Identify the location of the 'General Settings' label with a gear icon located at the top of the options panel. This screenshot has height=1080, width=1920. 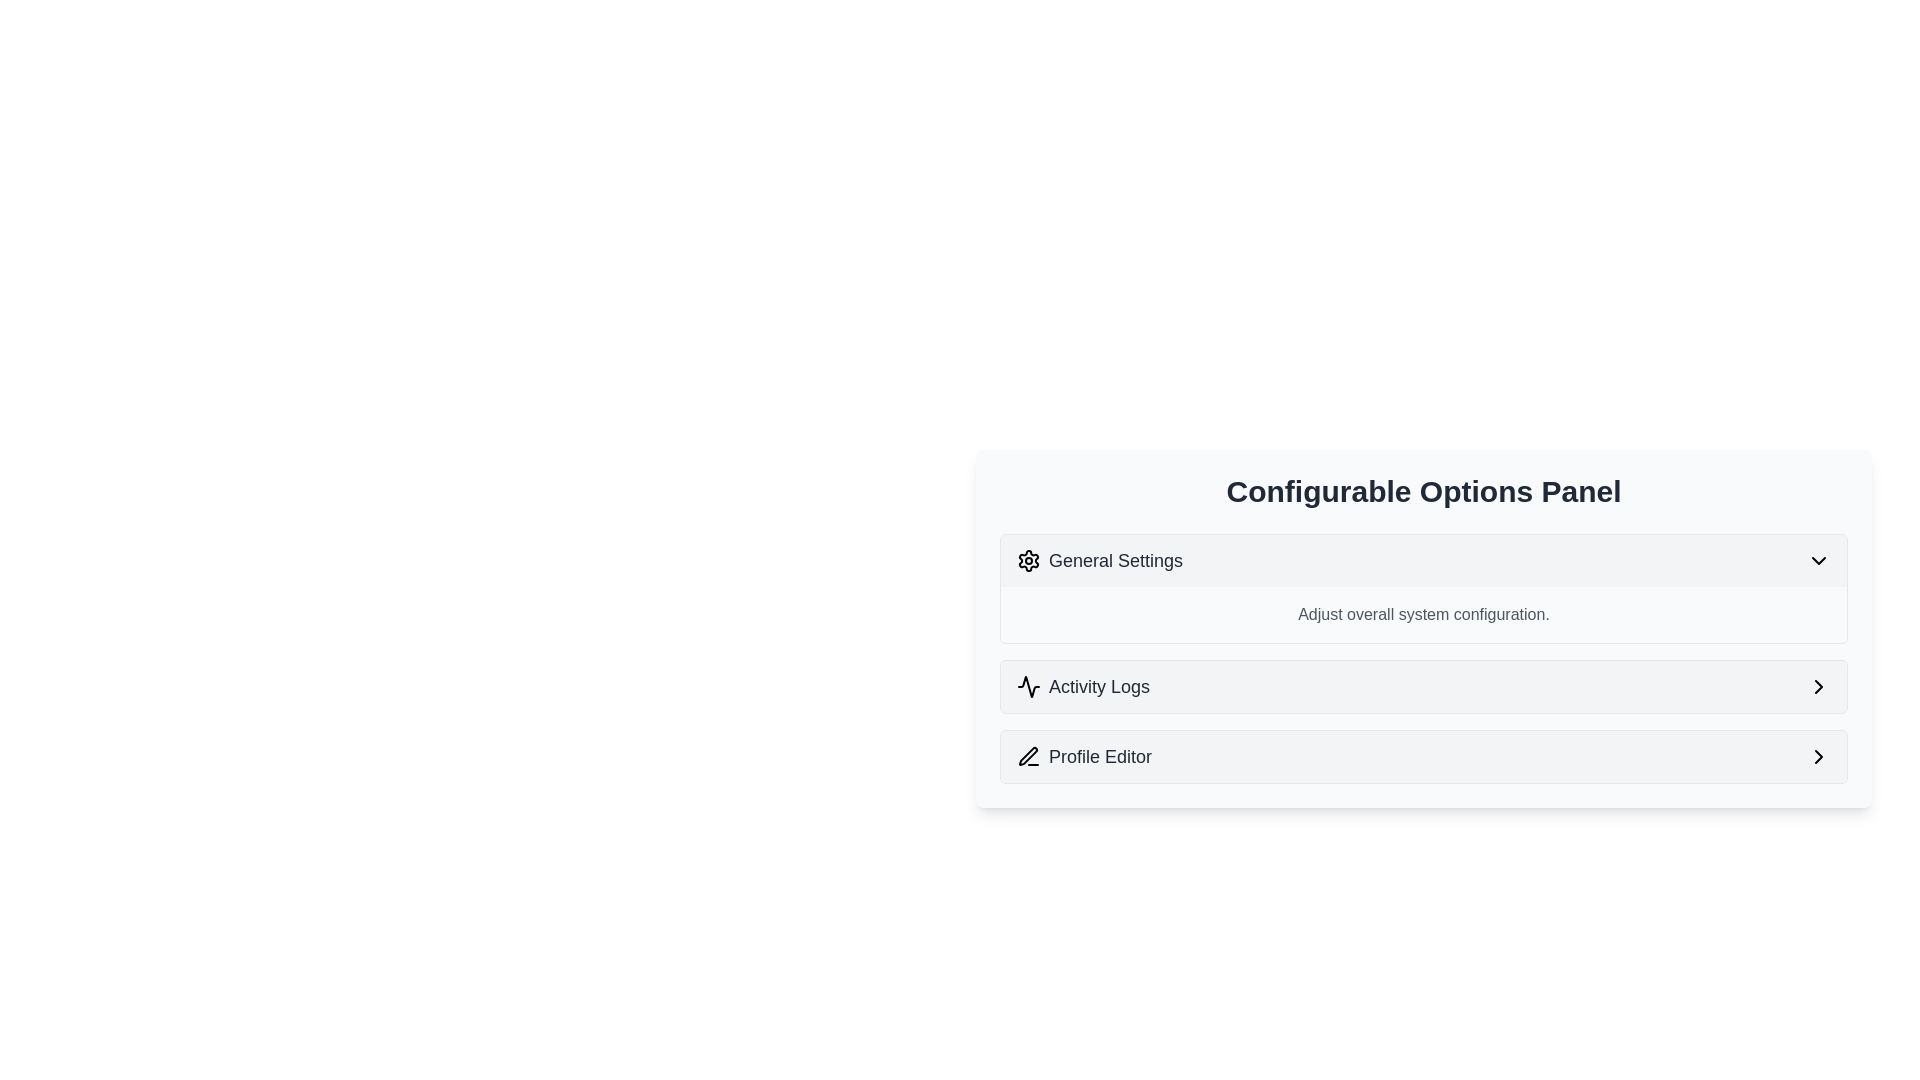
(1098, 560).